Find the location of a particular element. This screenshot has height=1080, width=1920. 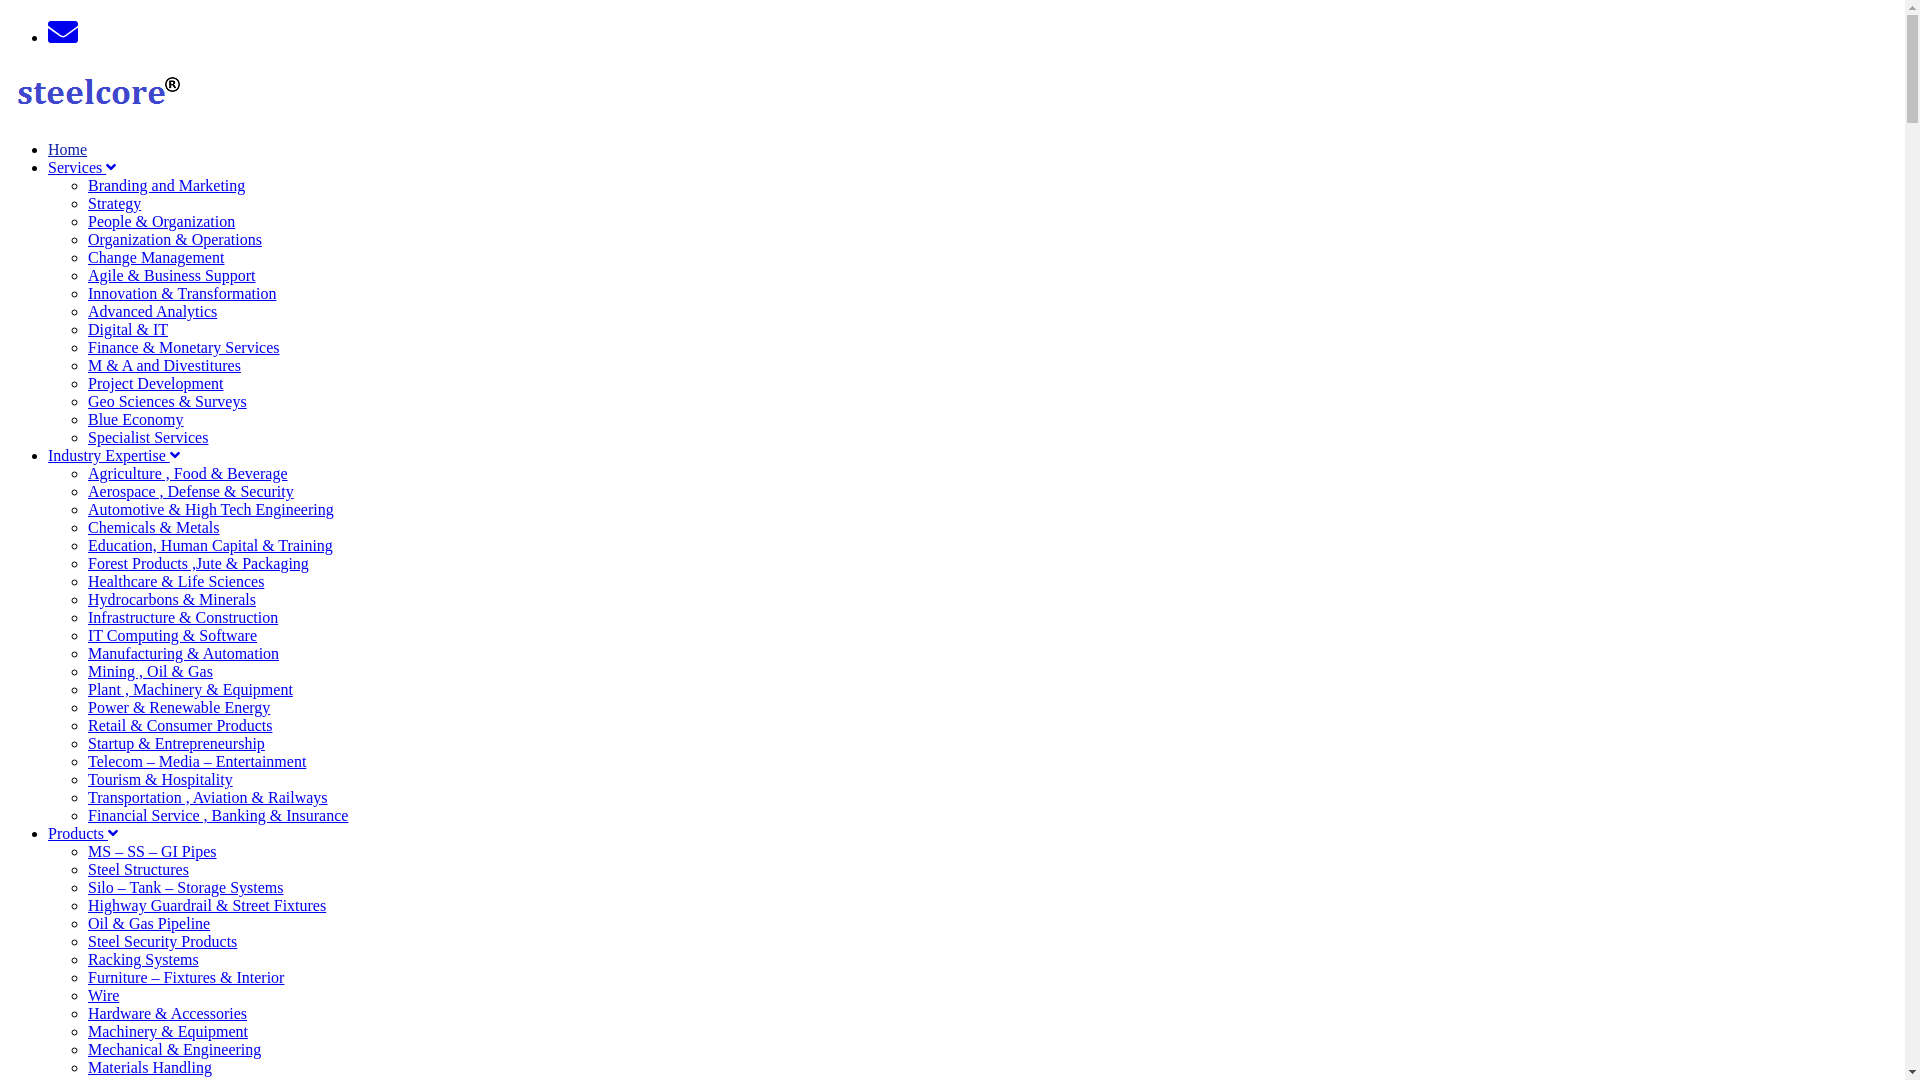

'Agile & Business Support' is located at coordinates (86, 275).